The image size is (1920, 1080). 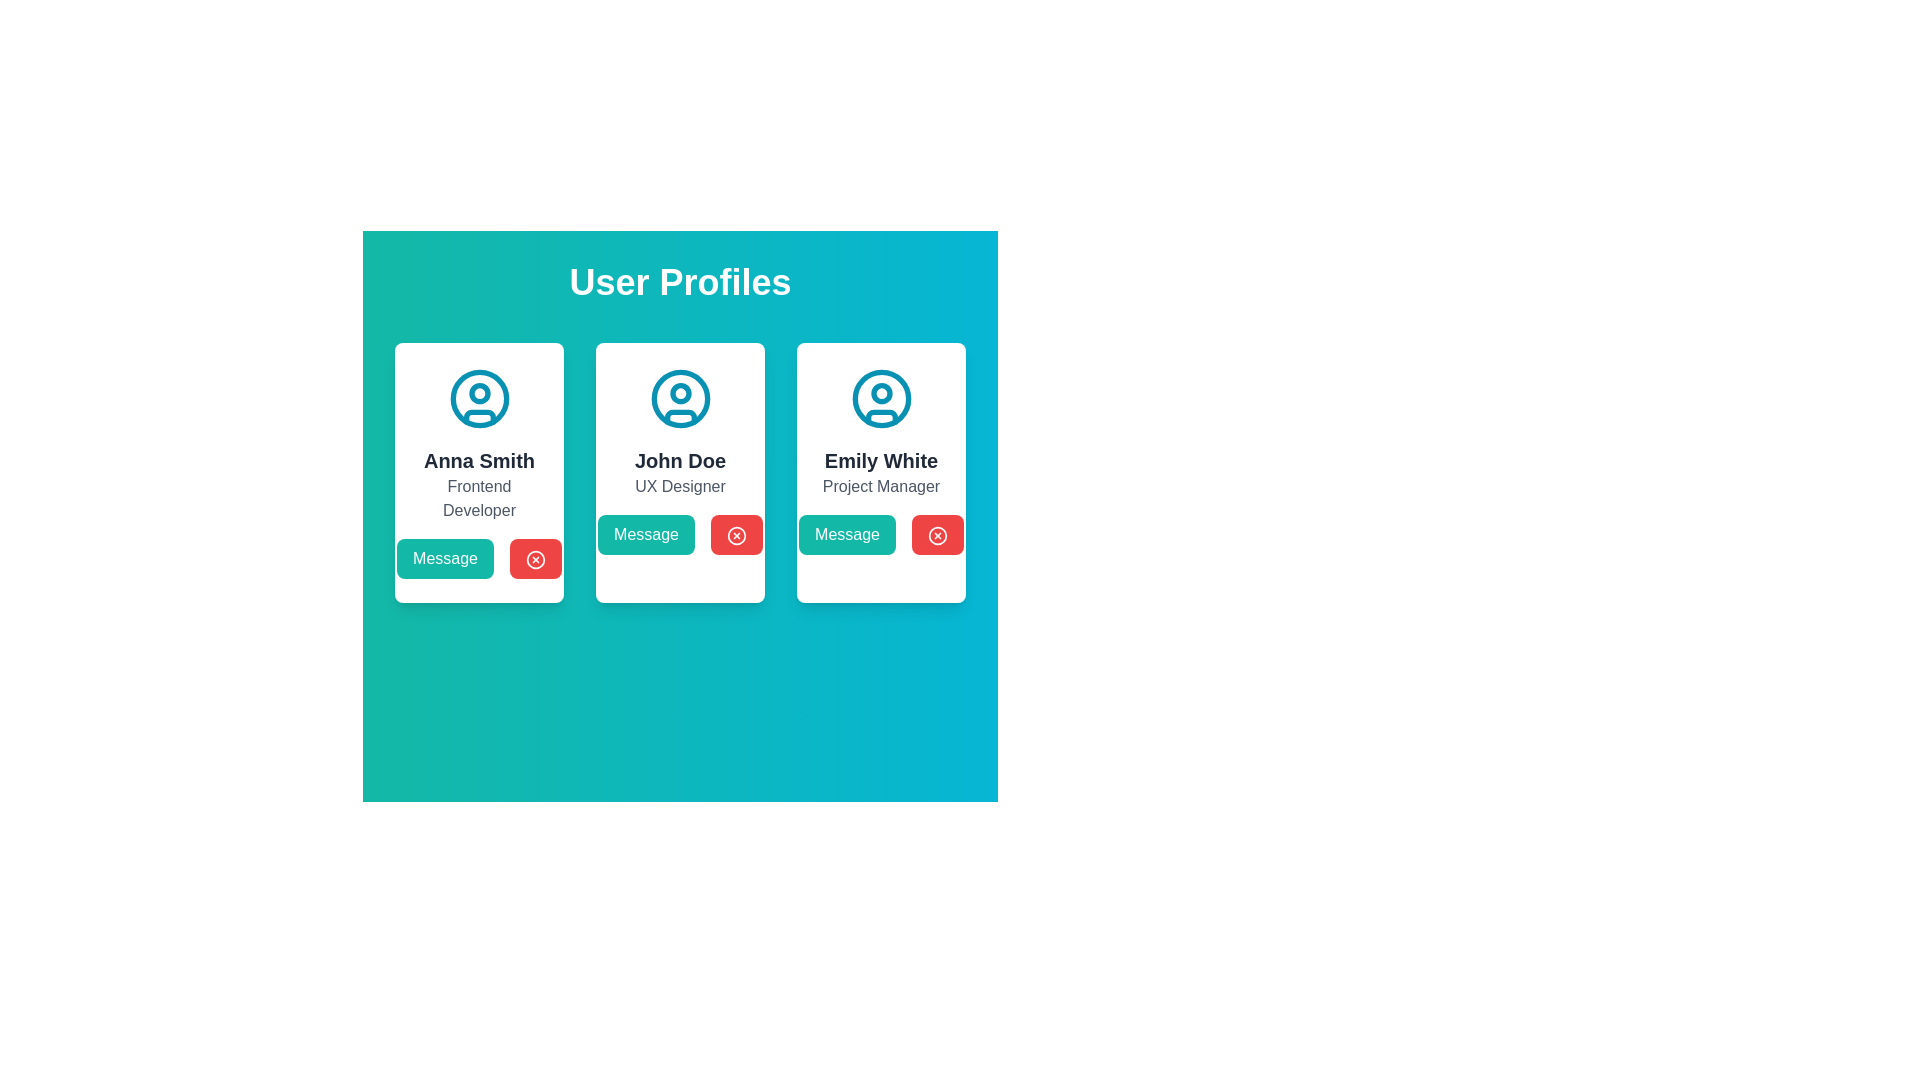 I want to click on text displayed as 'Frontend Developer' which is centrally aligned and located beneath the 'Anna Smith' text in the first profile card, so click(x=478, y=497).